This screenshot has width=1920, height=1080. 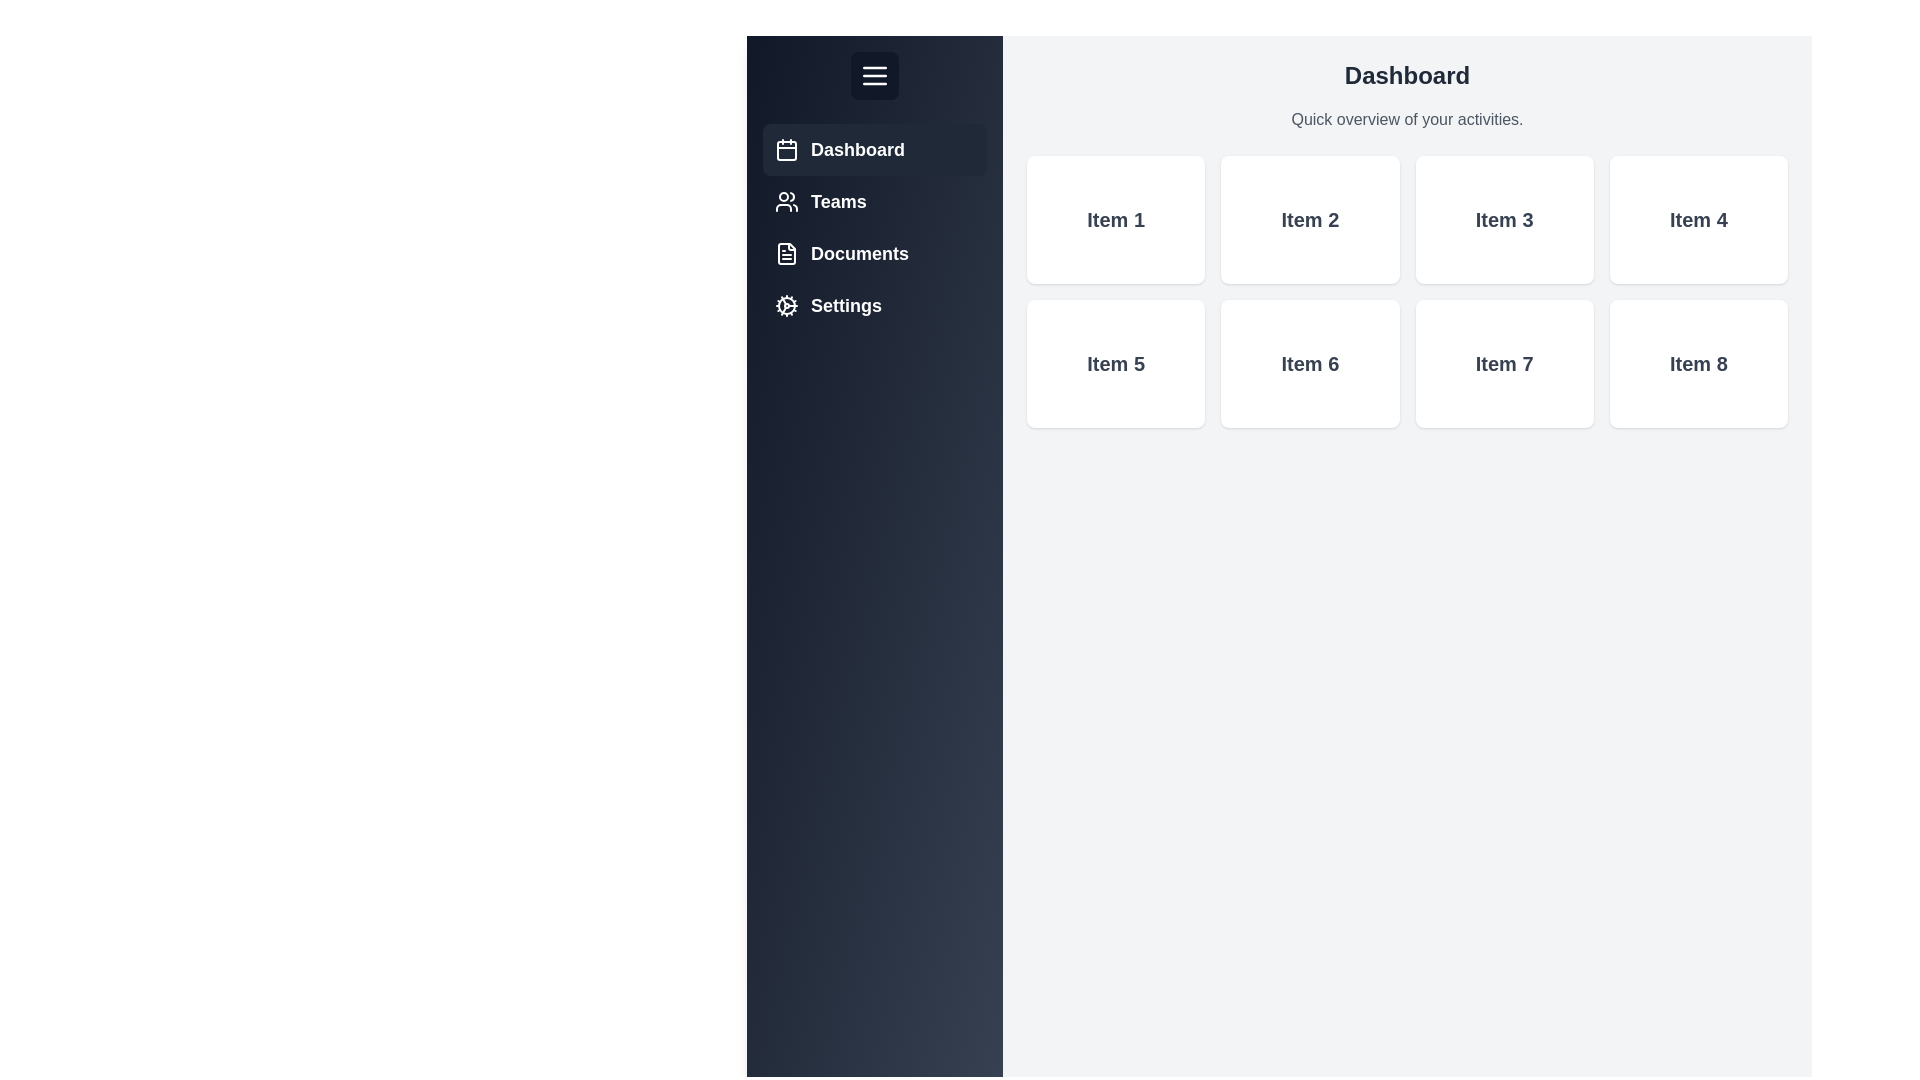 What do you see at coordinates (874, 305) in the screenshot?
I see `the menu item Settings to reveal its additional information or effects` at bounding box center [874, 305].